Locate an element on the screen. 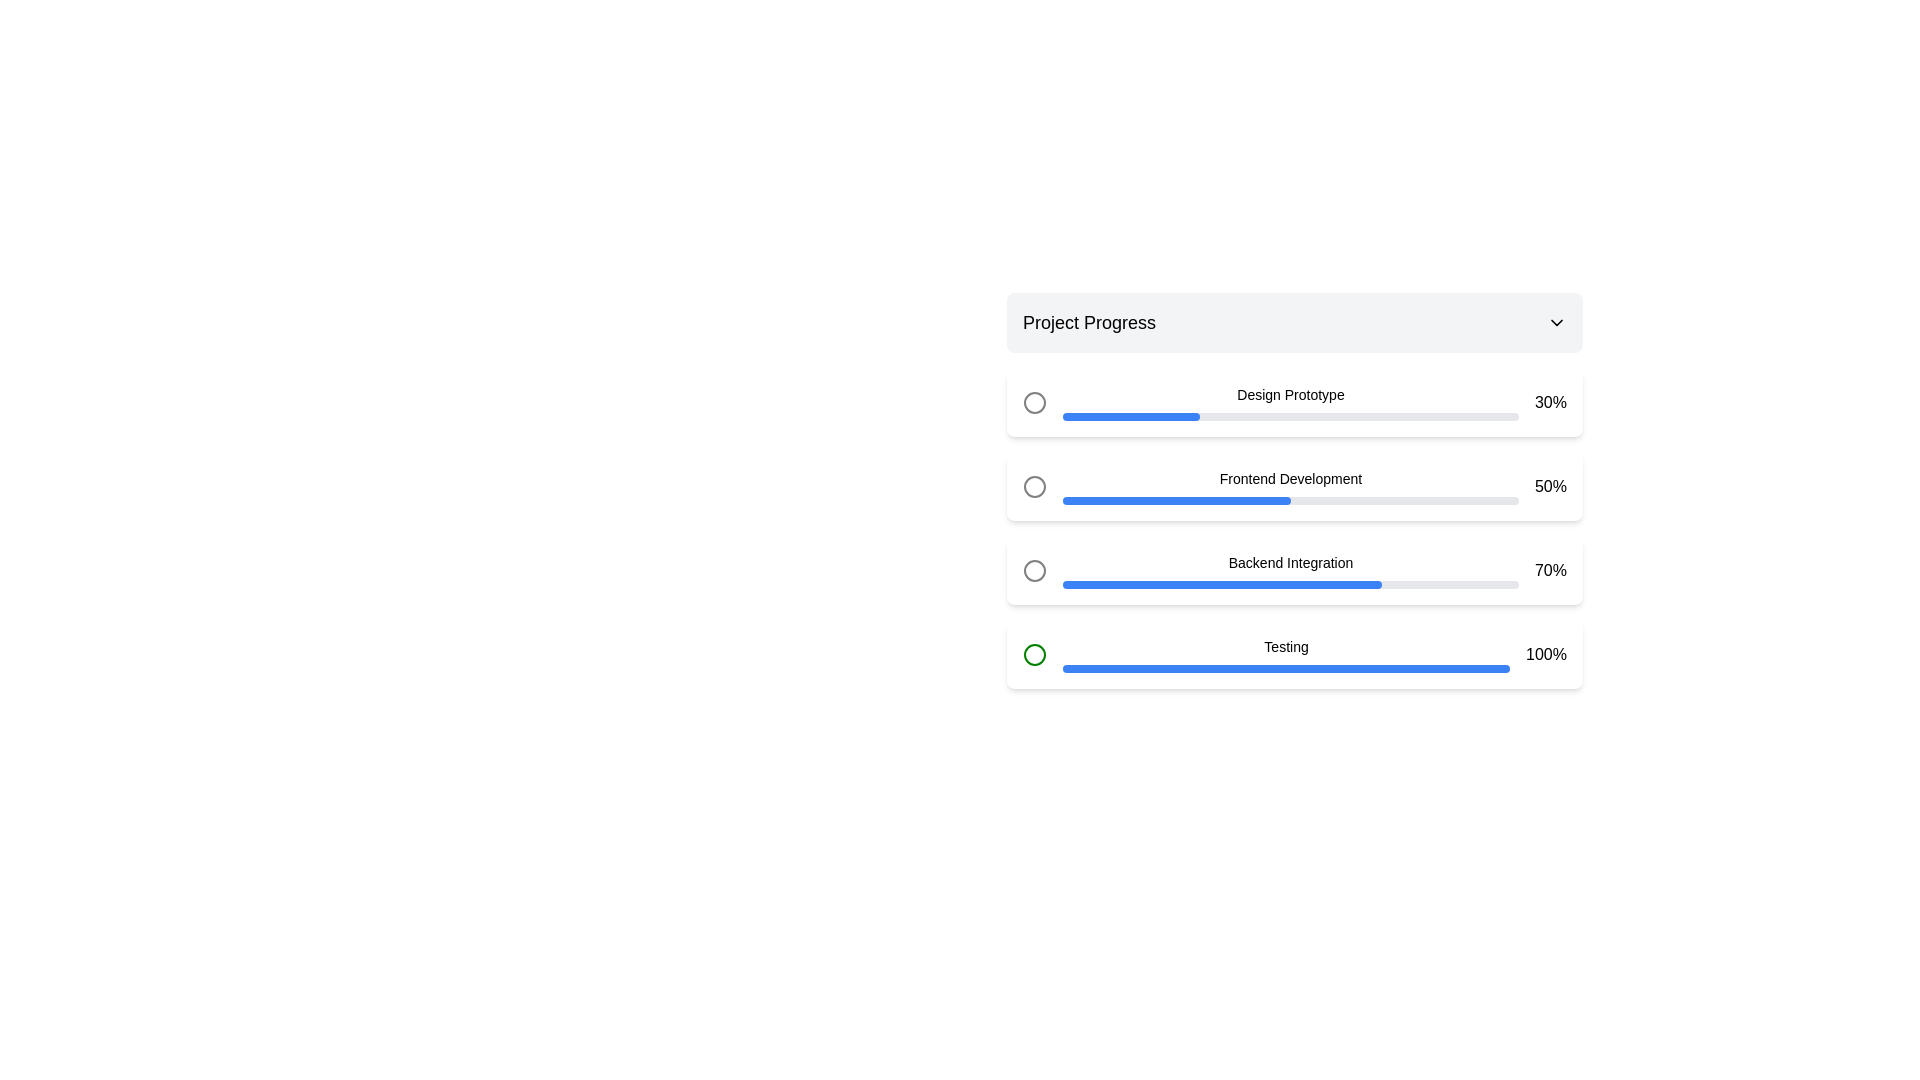 This screenshot has width=1920, height=1080. the 'Design Prototype' label in the progress tracker item is located at coordinates (1291, 402).